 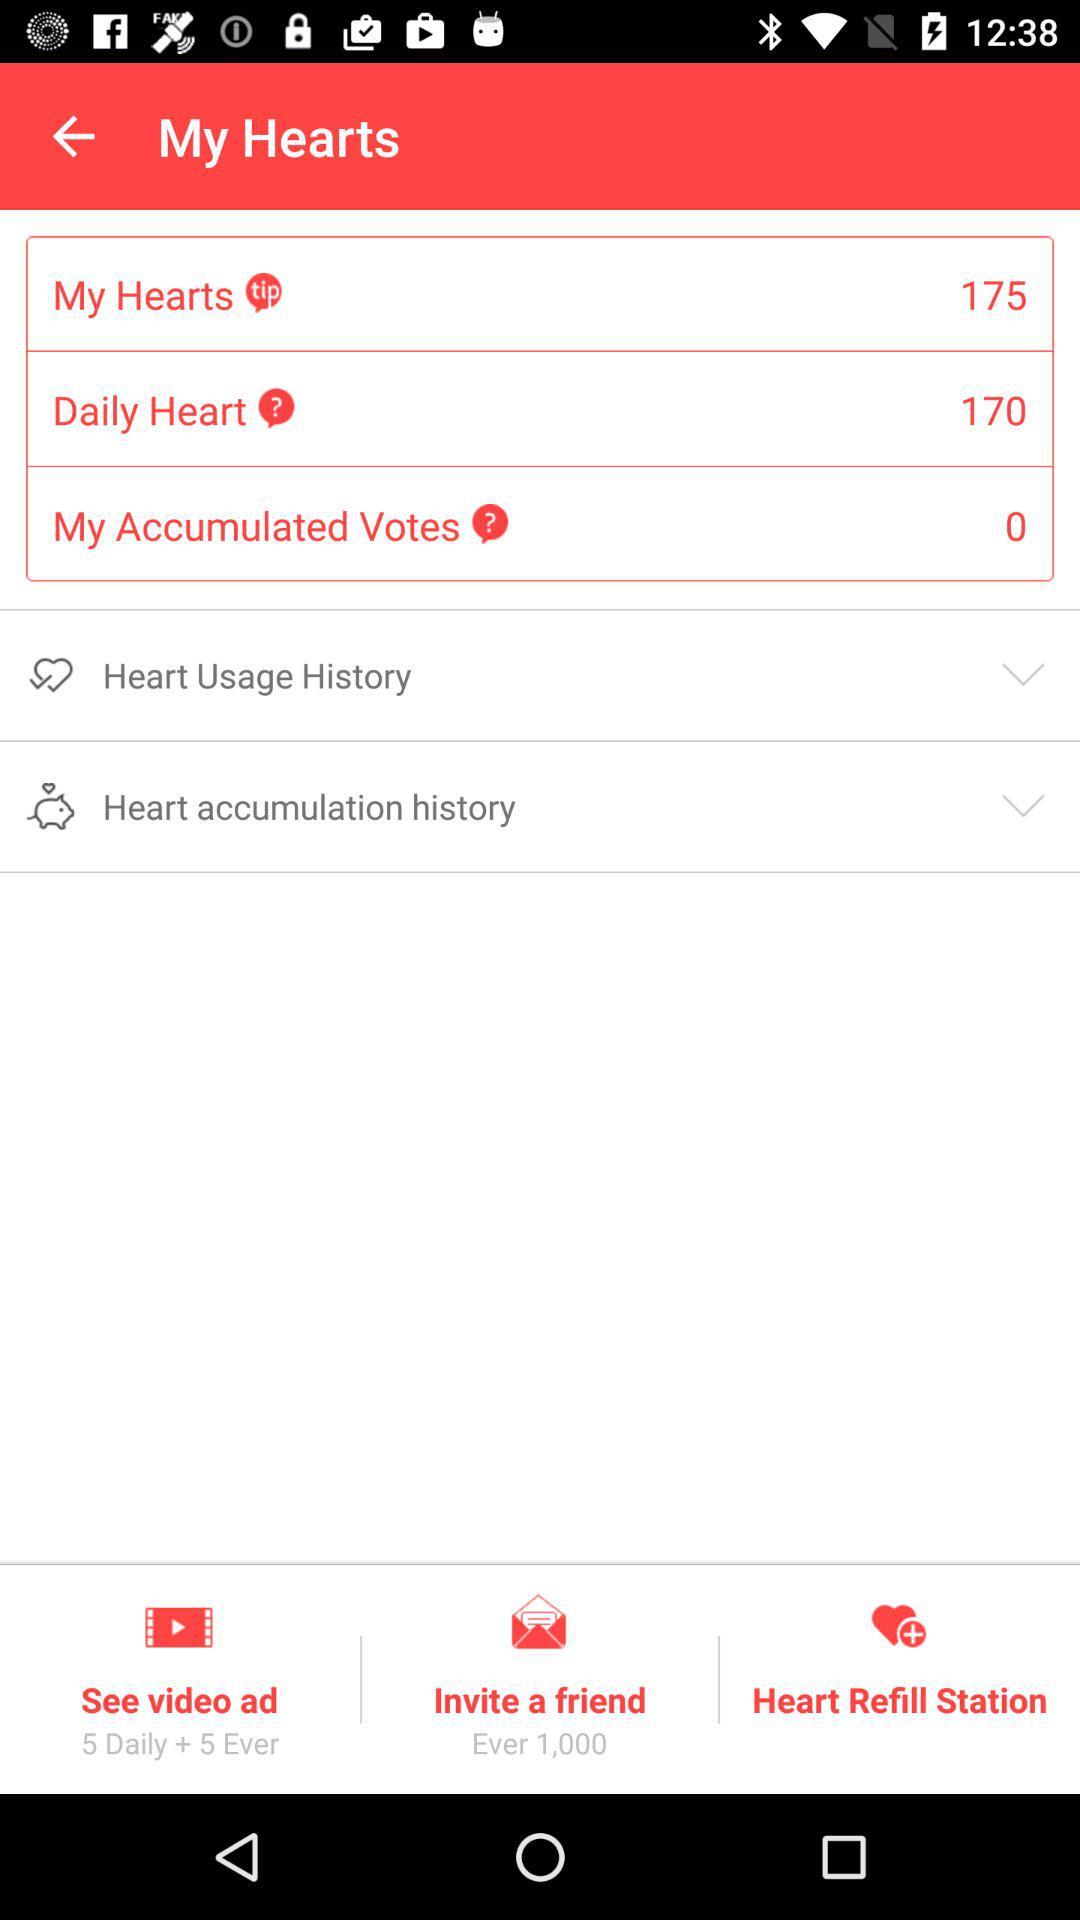 I want to click on the icon next to the my hearts app, so click(x=72, y=135).